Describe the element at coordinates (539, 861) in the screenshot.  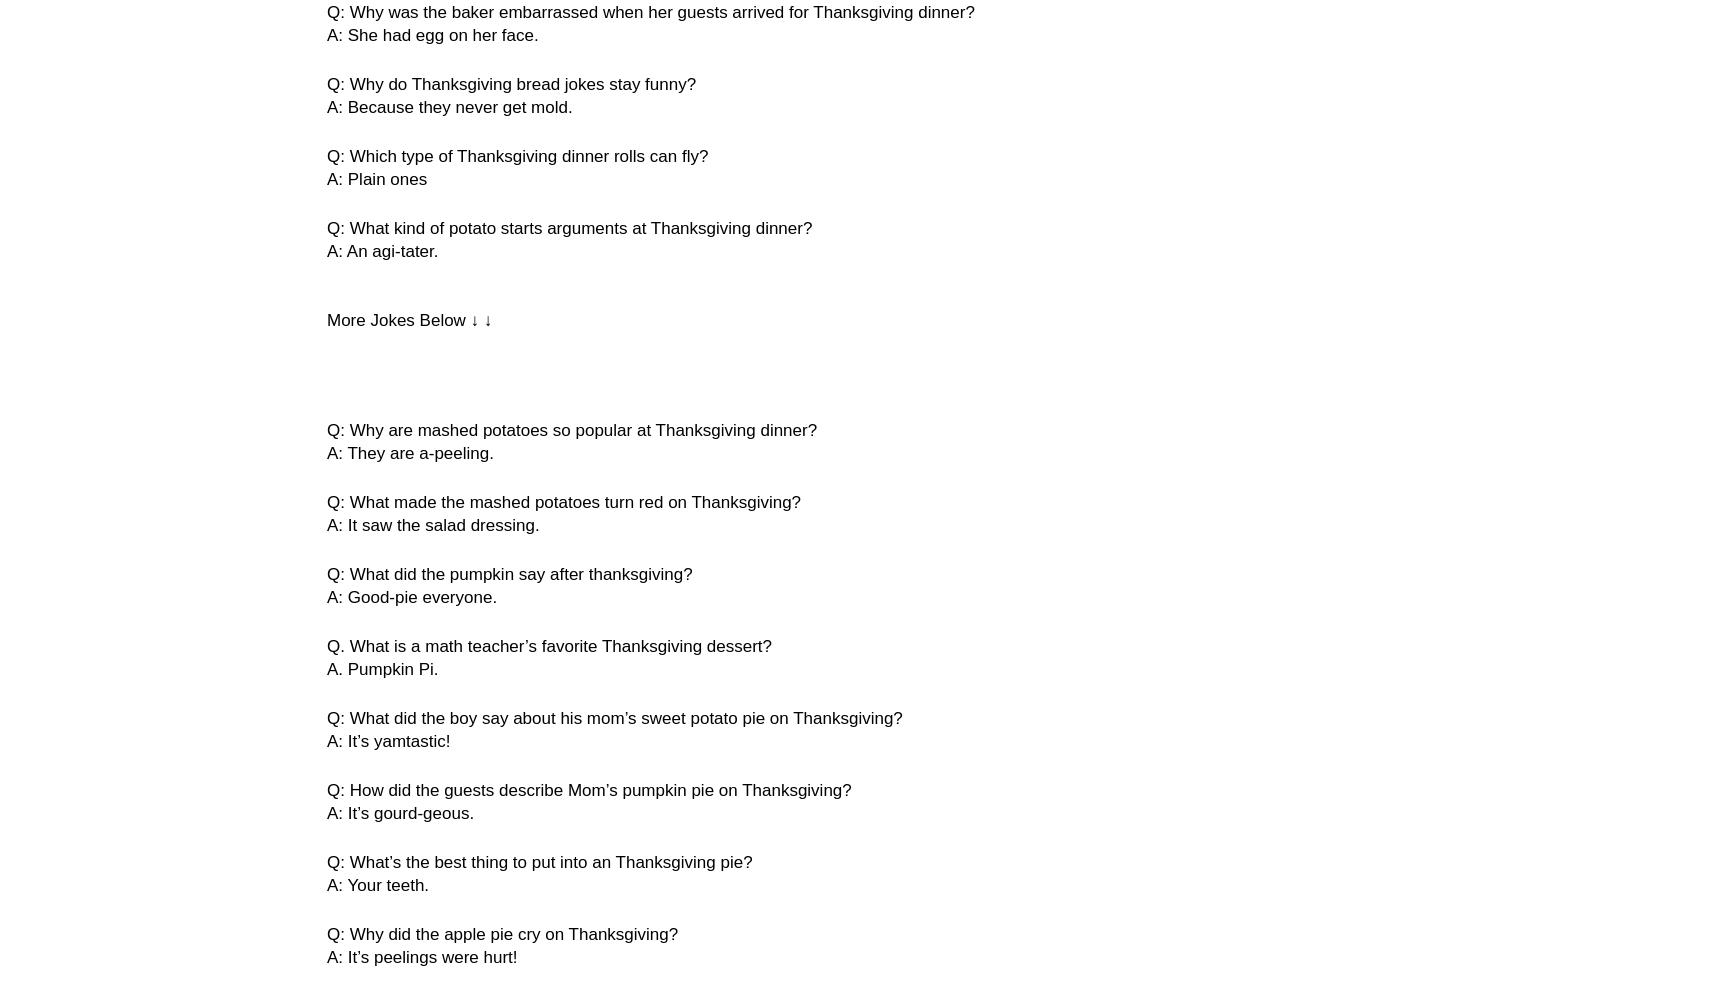
I see `'Q: What’s the best thing to put into an Thanksgiving pie?'` at that location.